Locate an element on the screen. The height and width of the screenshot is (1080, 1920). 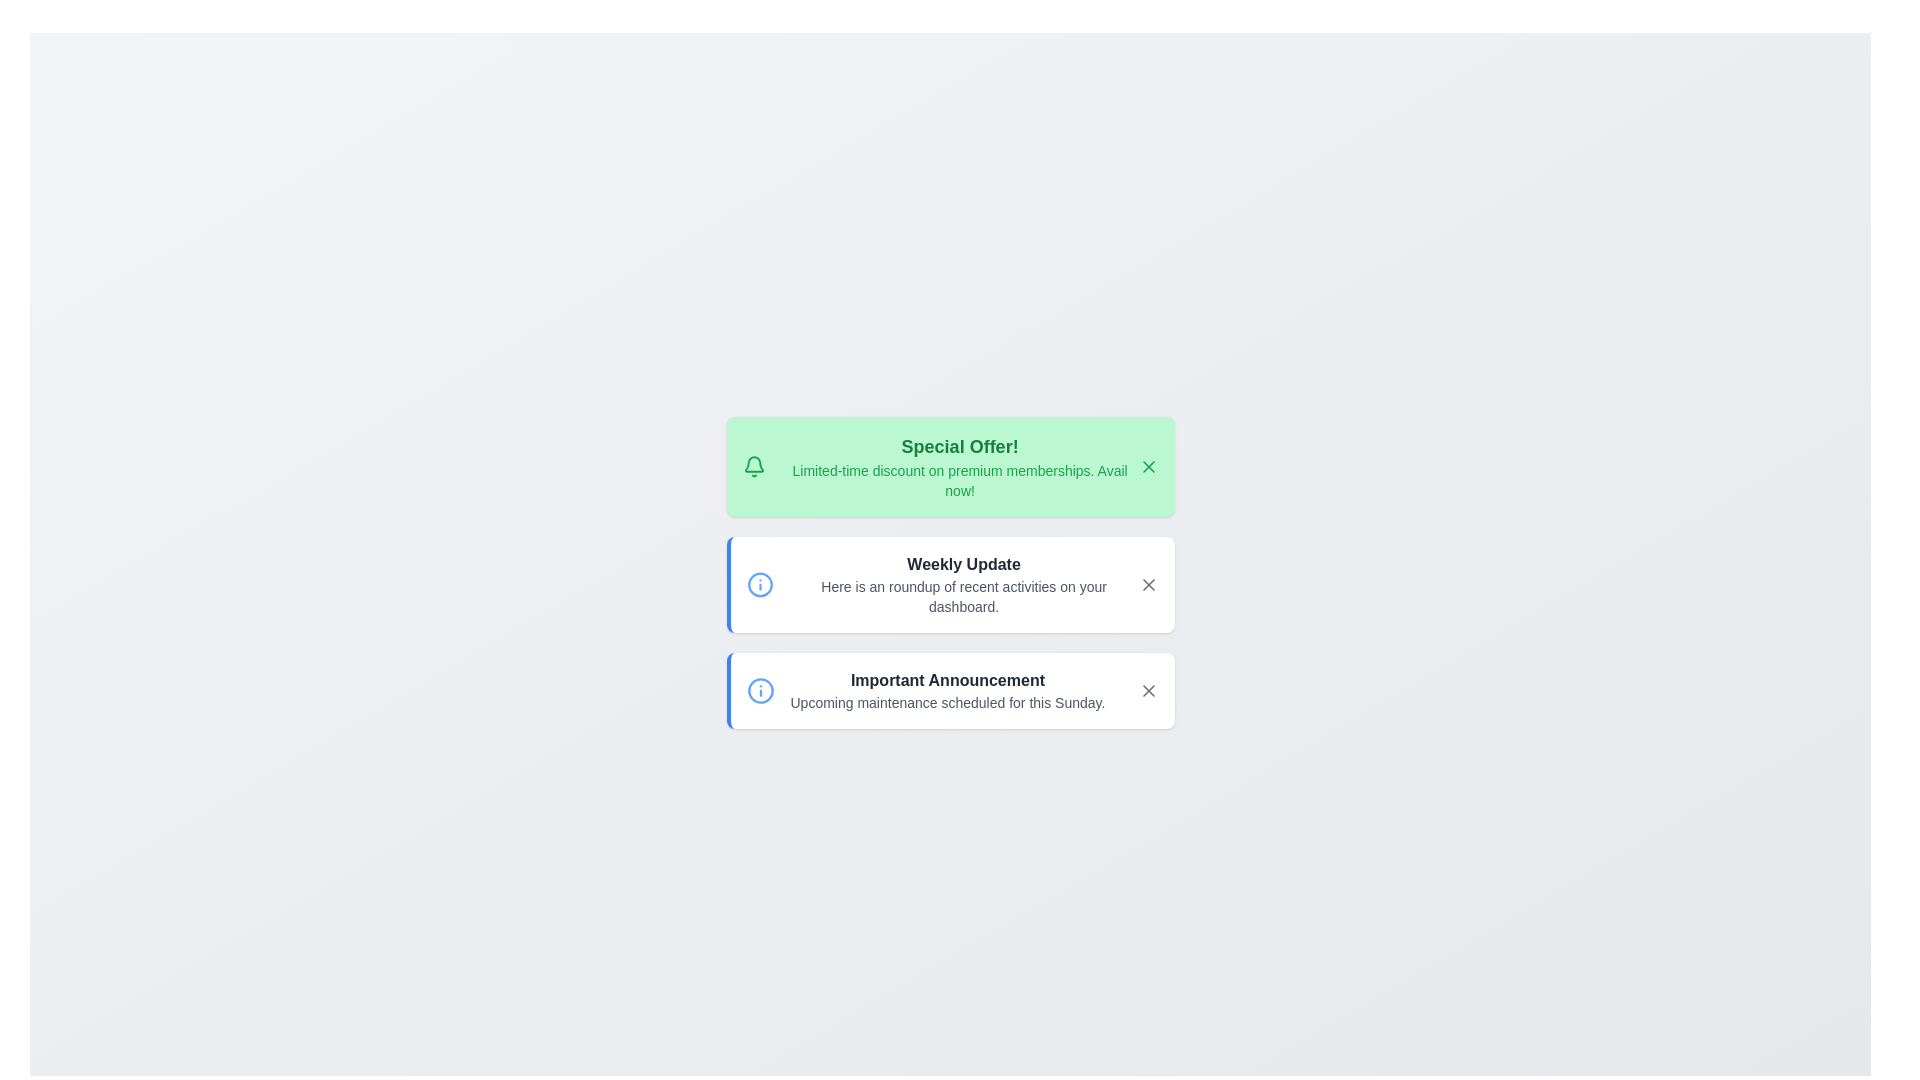
the alert icon corresponding to Weekly Update to inspect its information is located at coordinates (759, 585).